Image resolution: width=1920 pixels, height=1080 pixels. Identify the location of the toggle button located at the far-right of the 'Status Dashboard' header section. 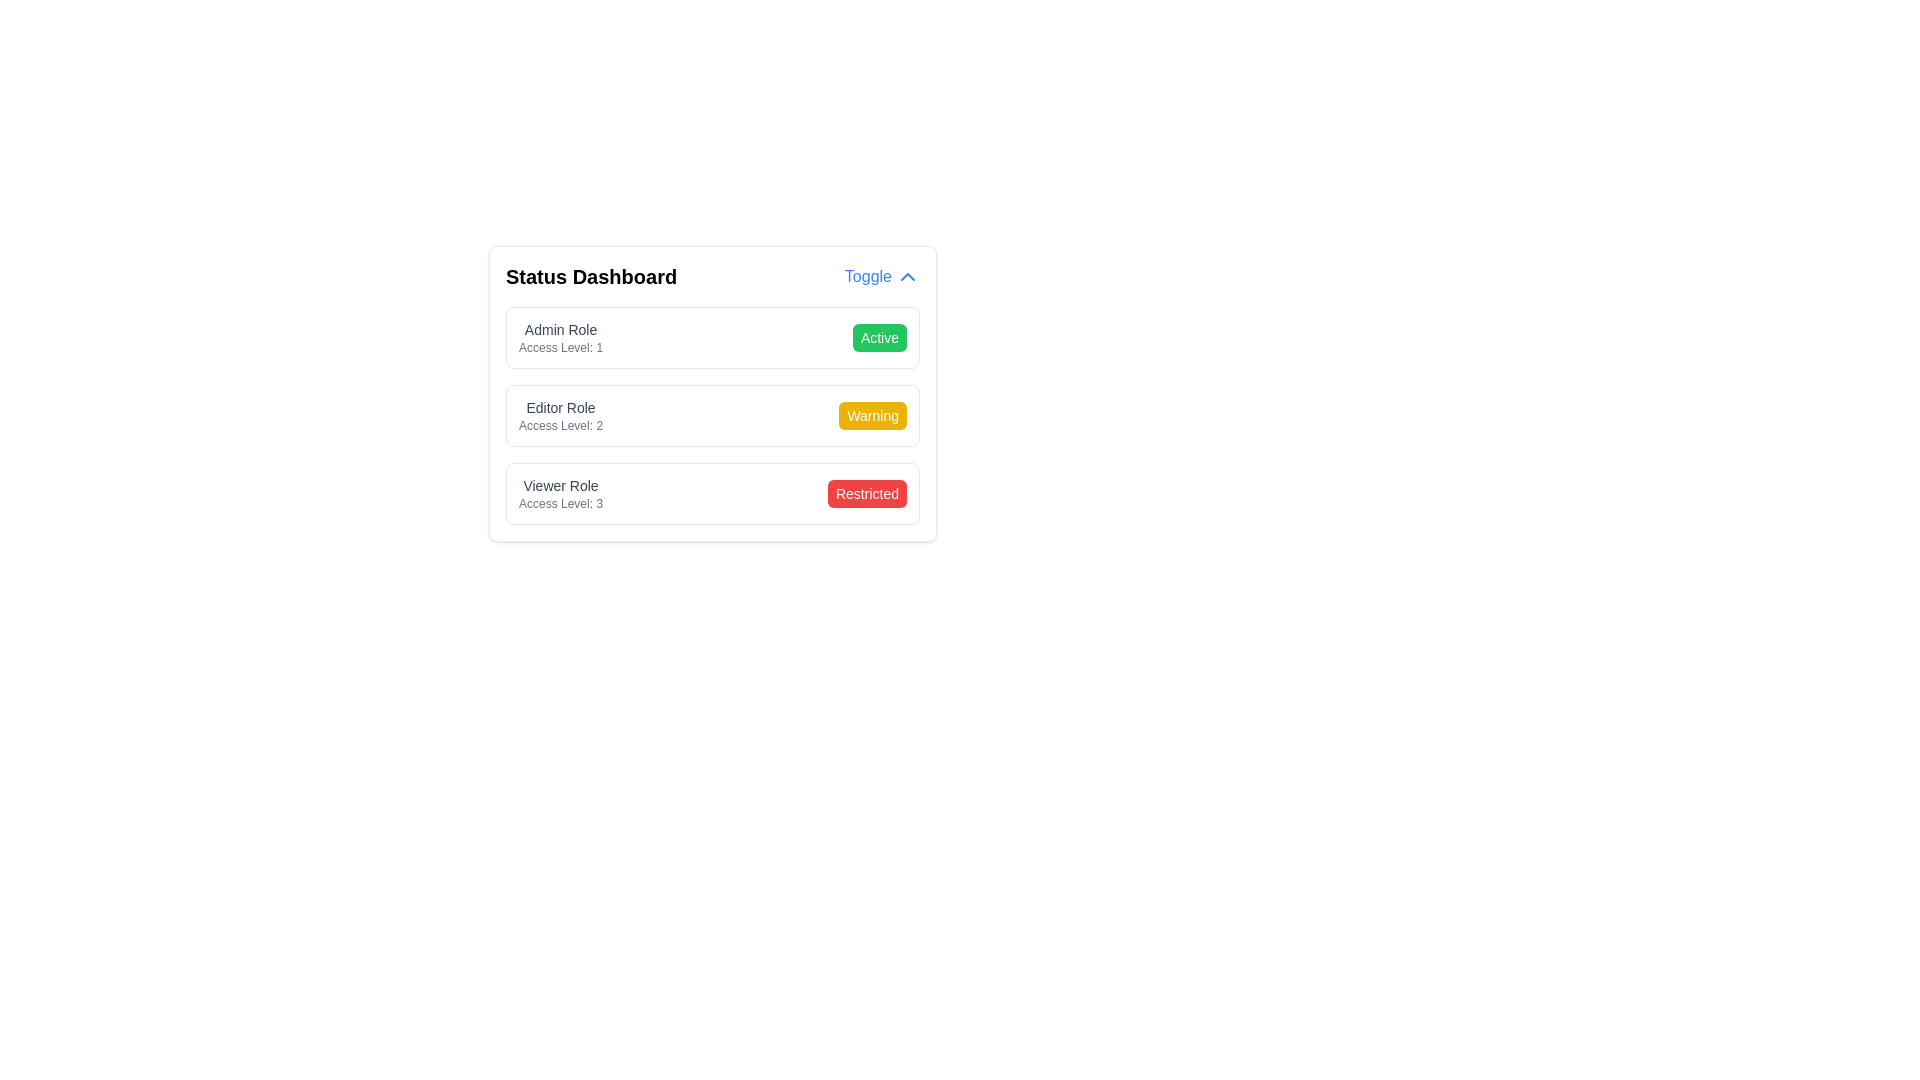
(881, 277).